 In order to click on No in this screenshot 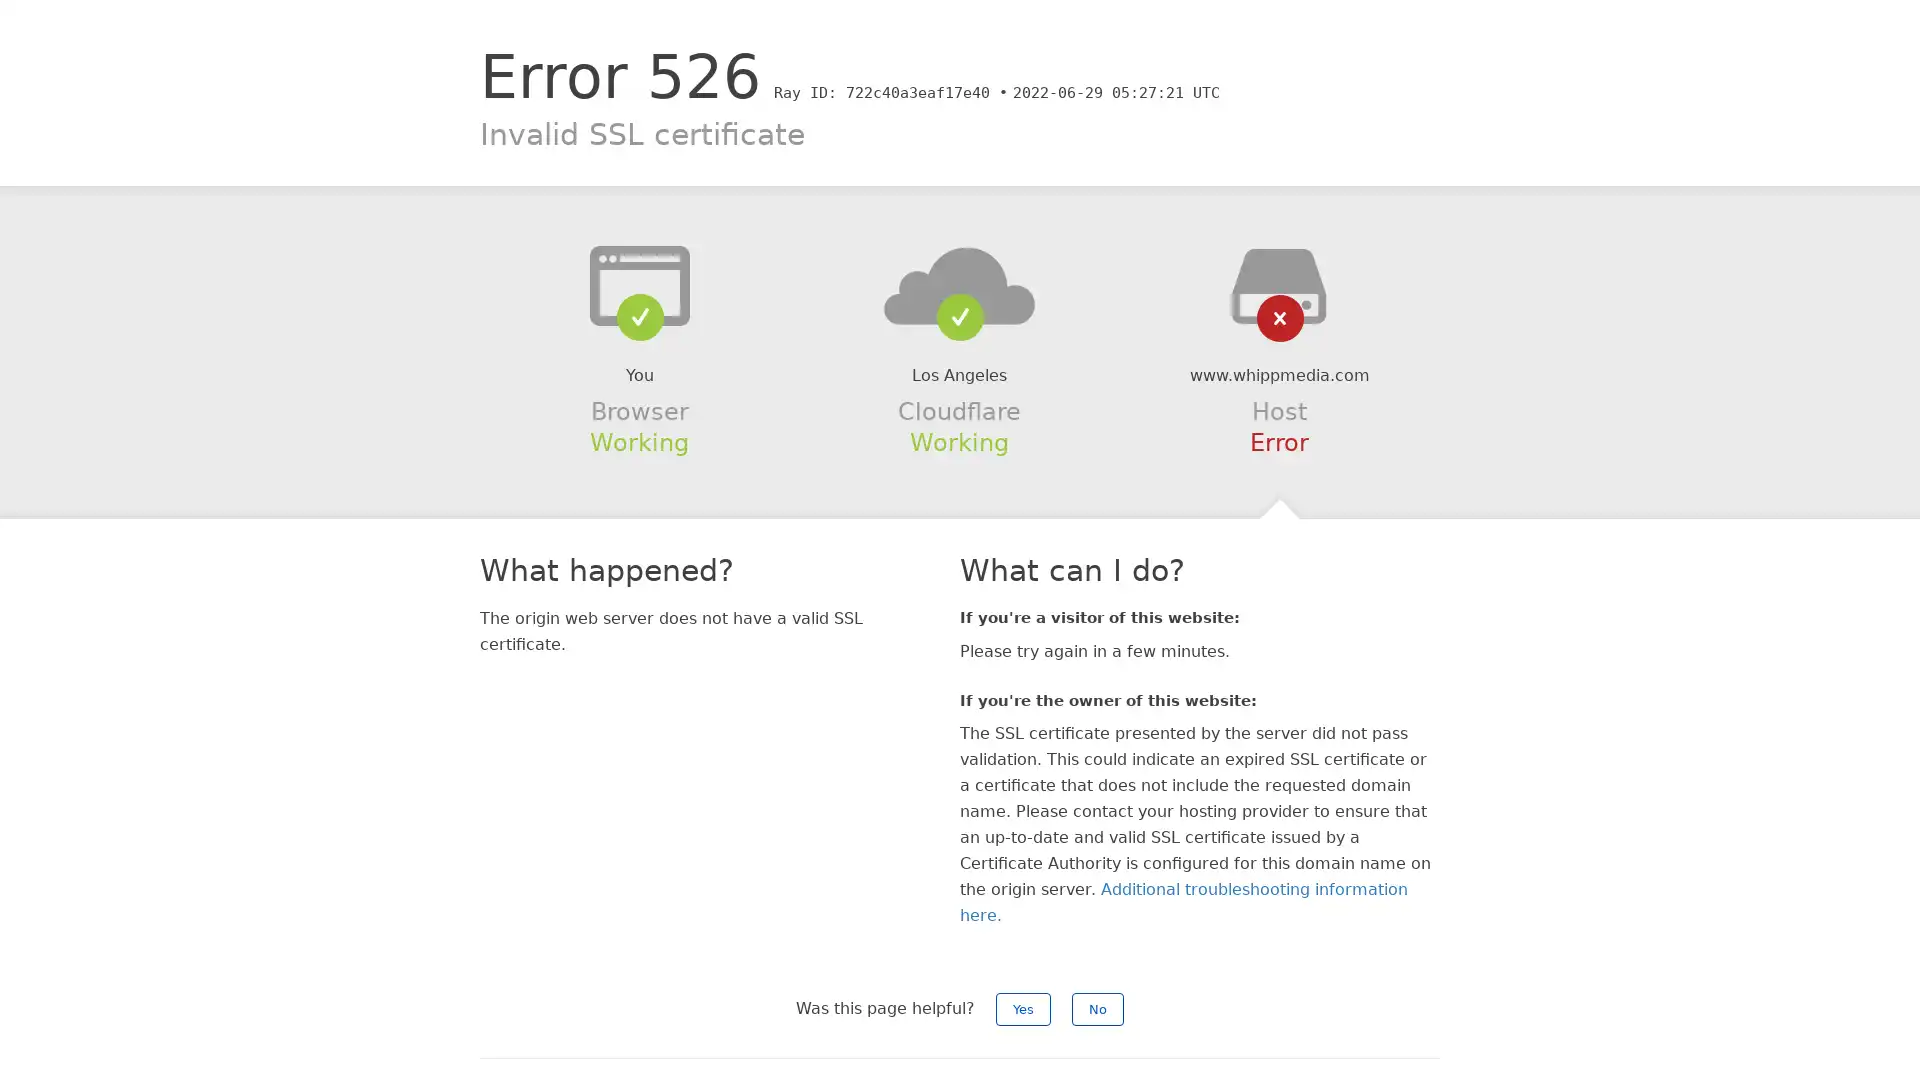, I will do `click(1097, 1009)`.